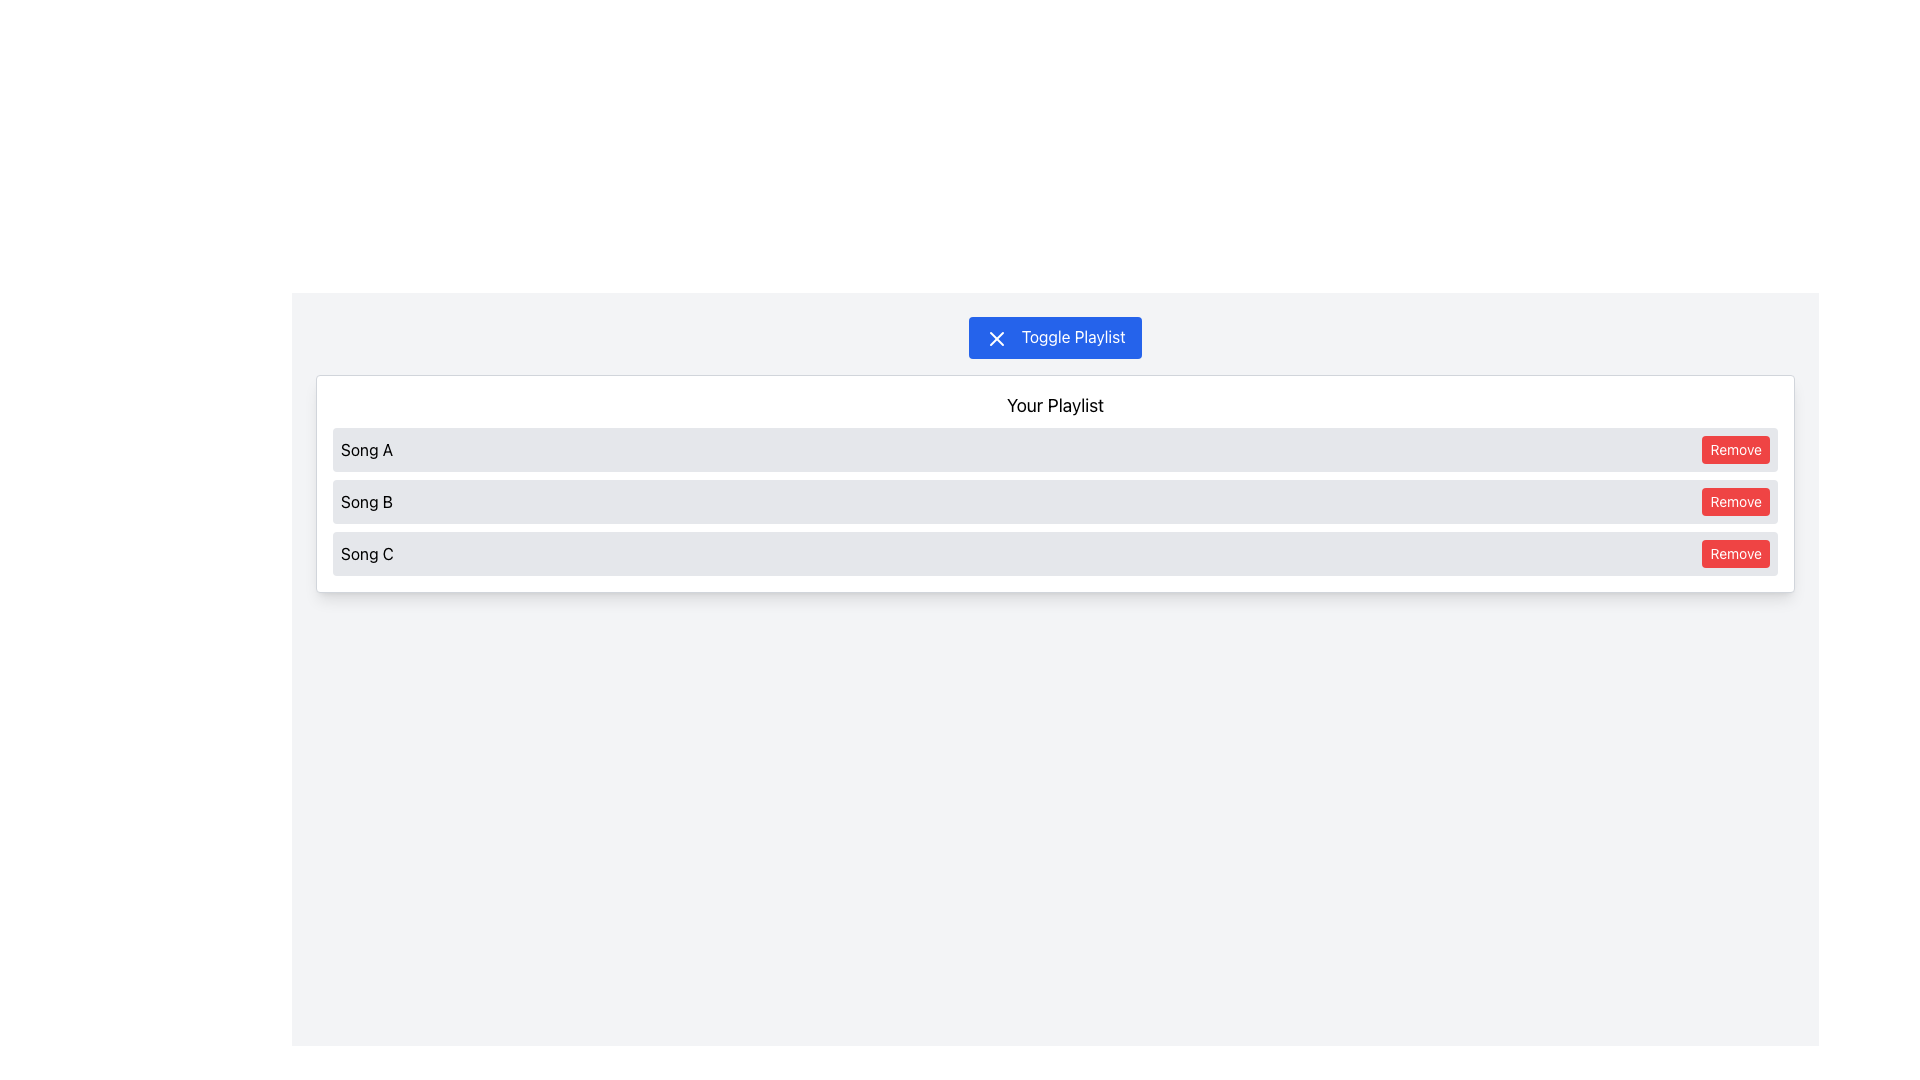 Image resolution: width=1920 pixels, height=1080 pixels. What do you see at coordinates (997, 337) in the screenshot?
I see `the 'X' icon representing a cancel symbol within the 'Toggle Playlist' button, located near the top center of the interface` at bounding box center [997, 337].